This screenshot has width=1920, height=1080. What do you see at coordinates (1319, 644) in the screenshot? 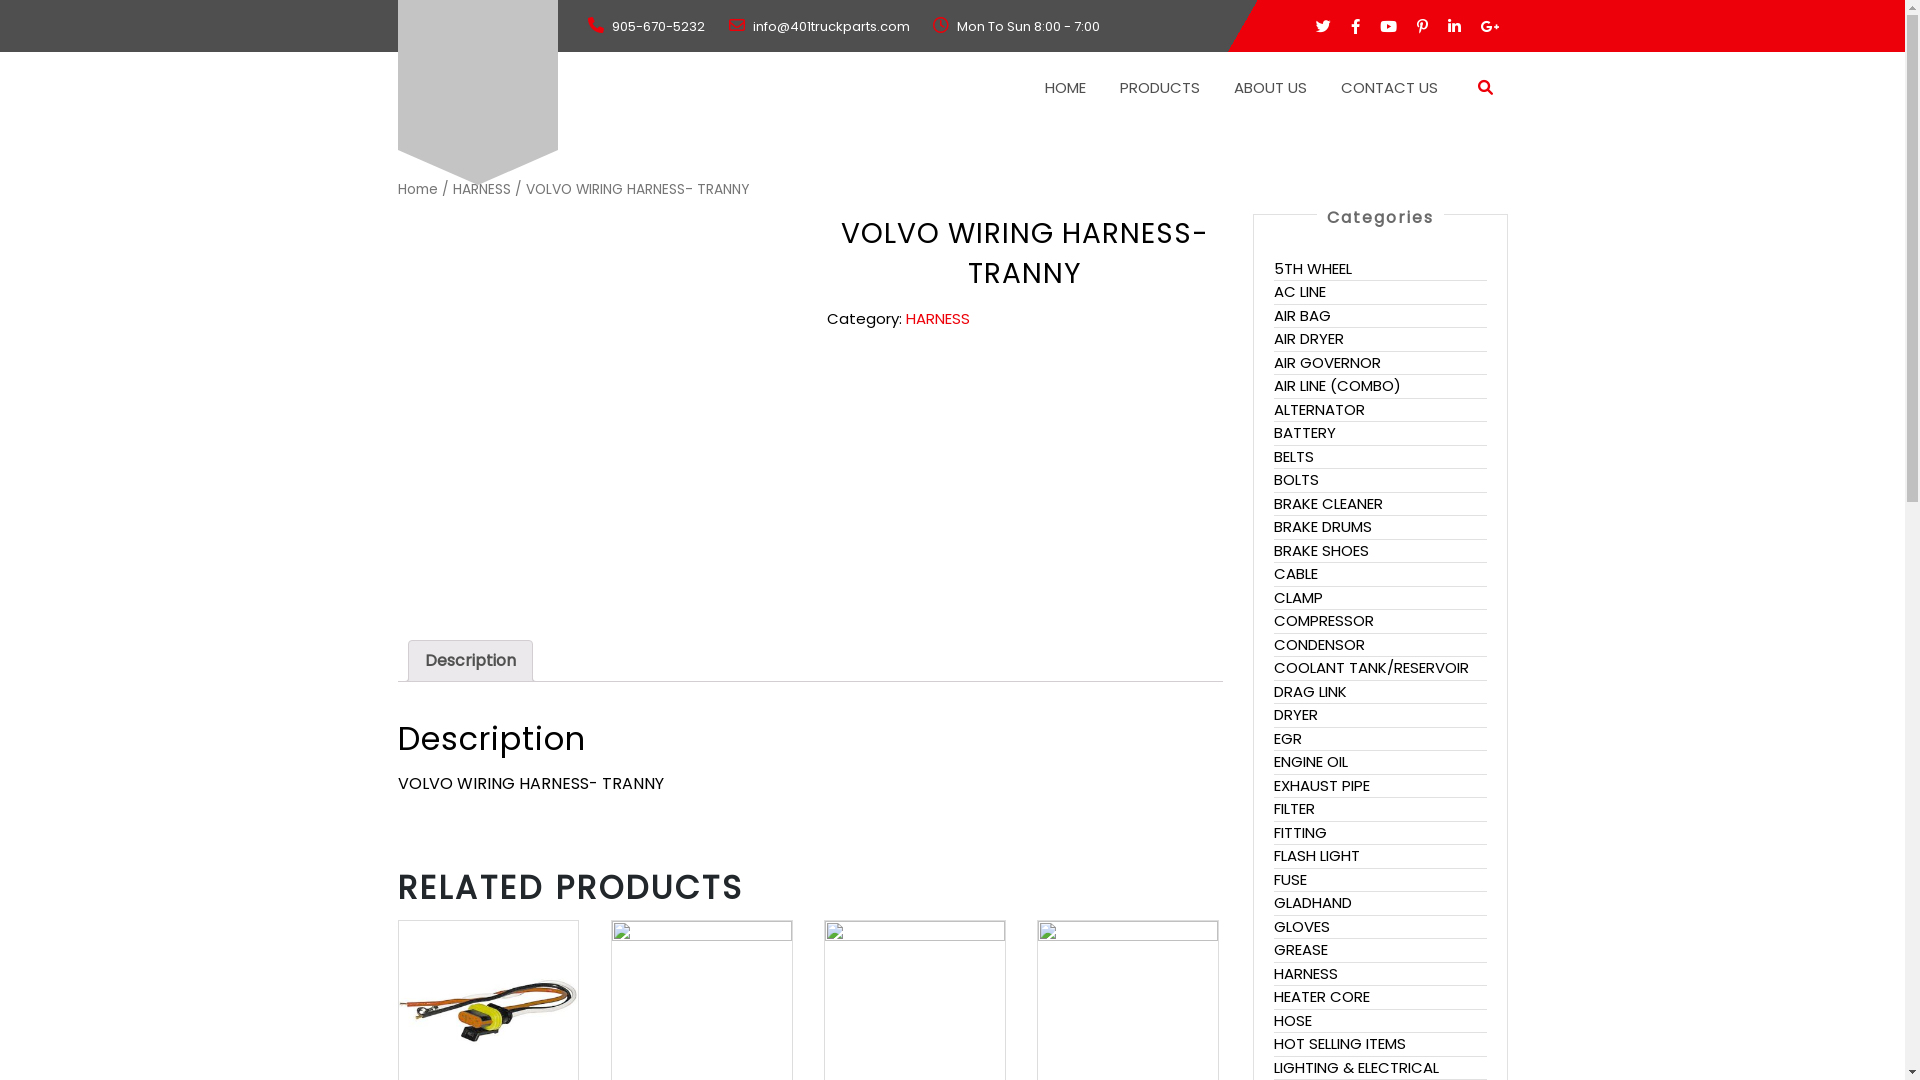
I see `'CONDENSOR'` at bounding box center [1319, 644].